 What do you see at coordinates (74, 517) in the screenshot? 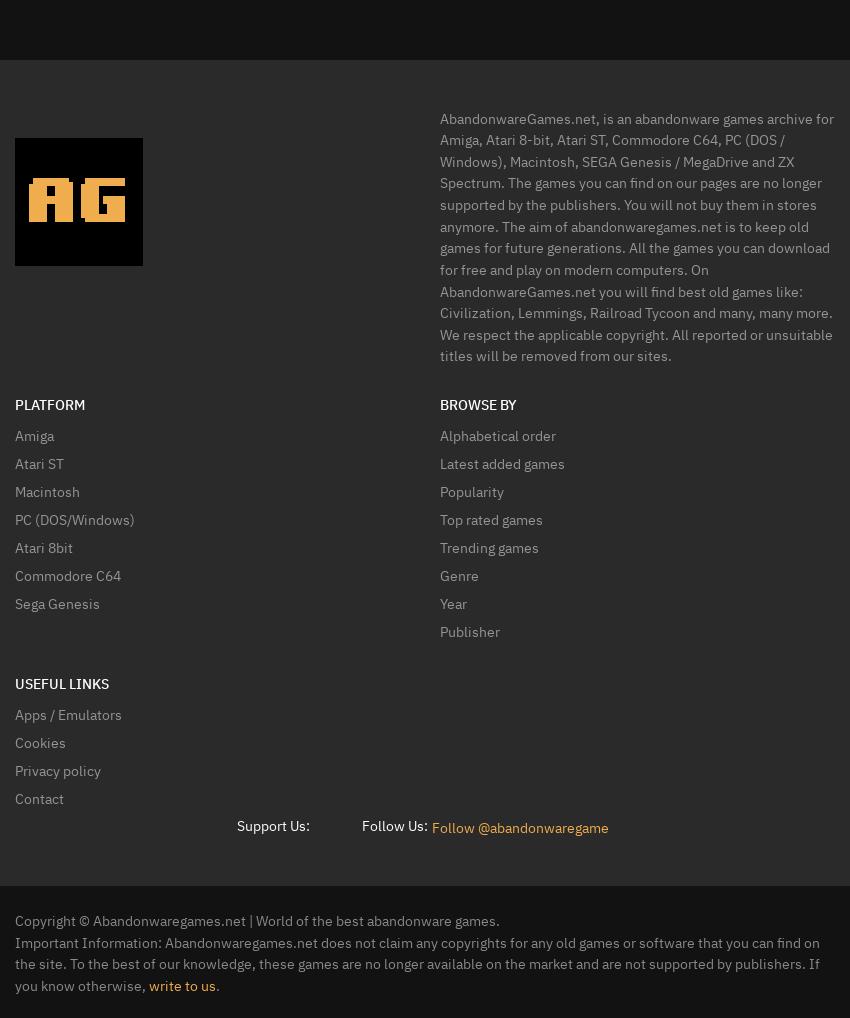
I see `'PC (DOS/Windows)'` at bounding box center [74, 517].